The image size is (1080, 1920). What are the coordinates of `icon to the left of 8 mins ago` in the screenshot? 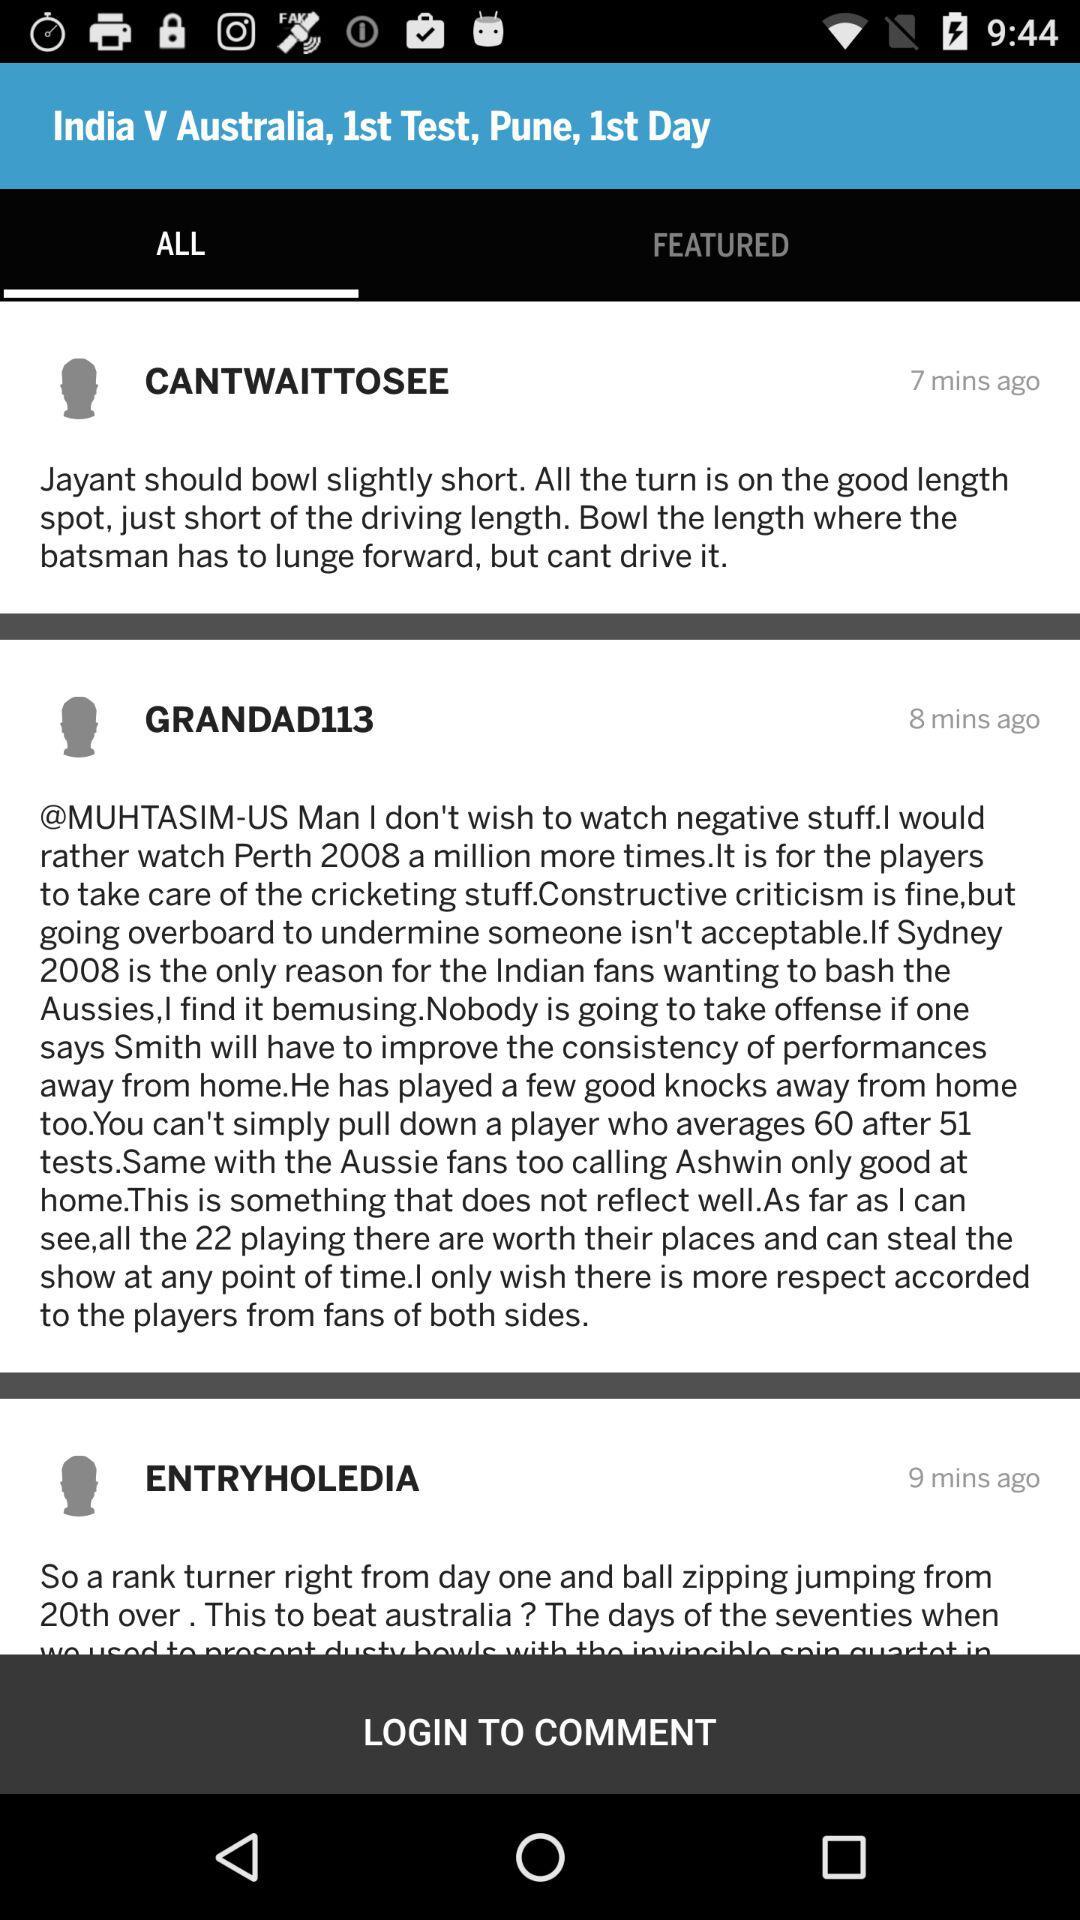 It's located at (512, 718).